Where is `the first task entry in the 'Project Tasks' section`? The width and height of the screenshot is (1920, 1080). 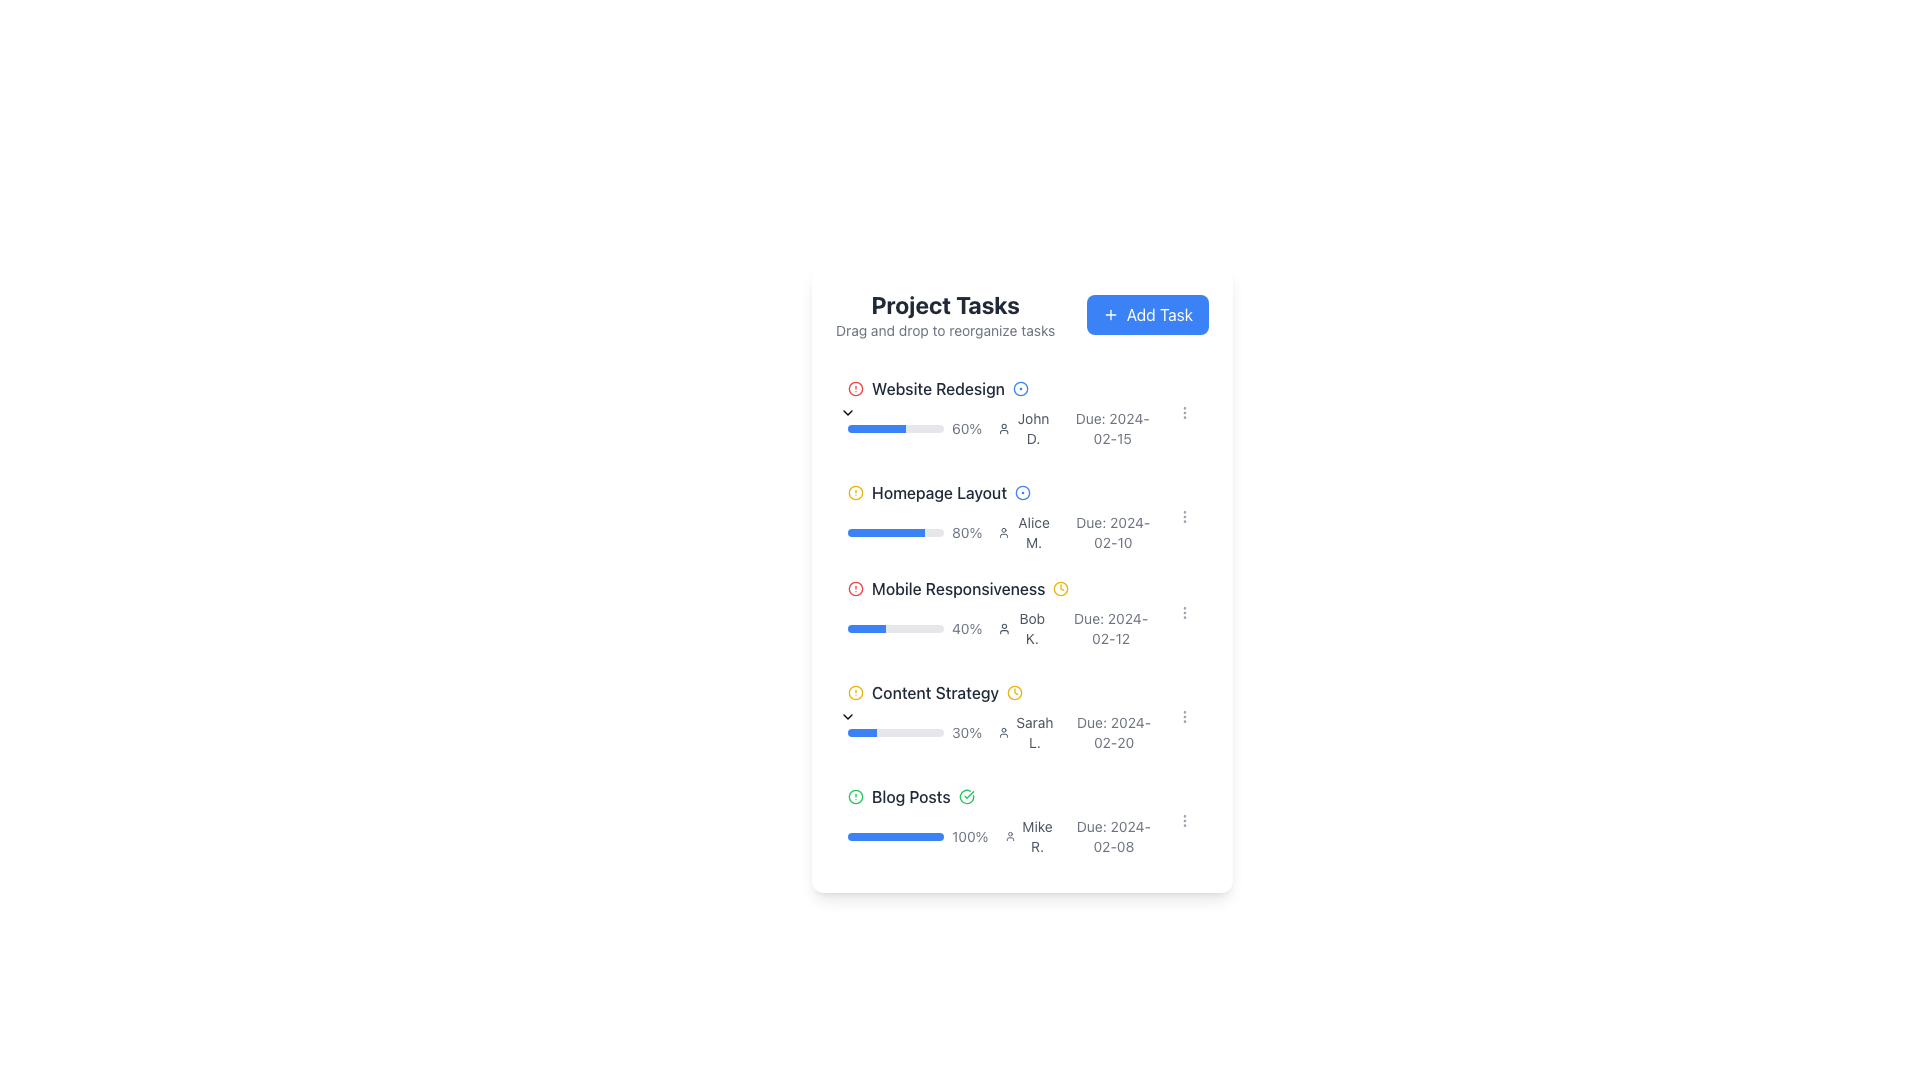
the first task entry in the 'Project Tasks' section is located at coordinates (1002, 411).